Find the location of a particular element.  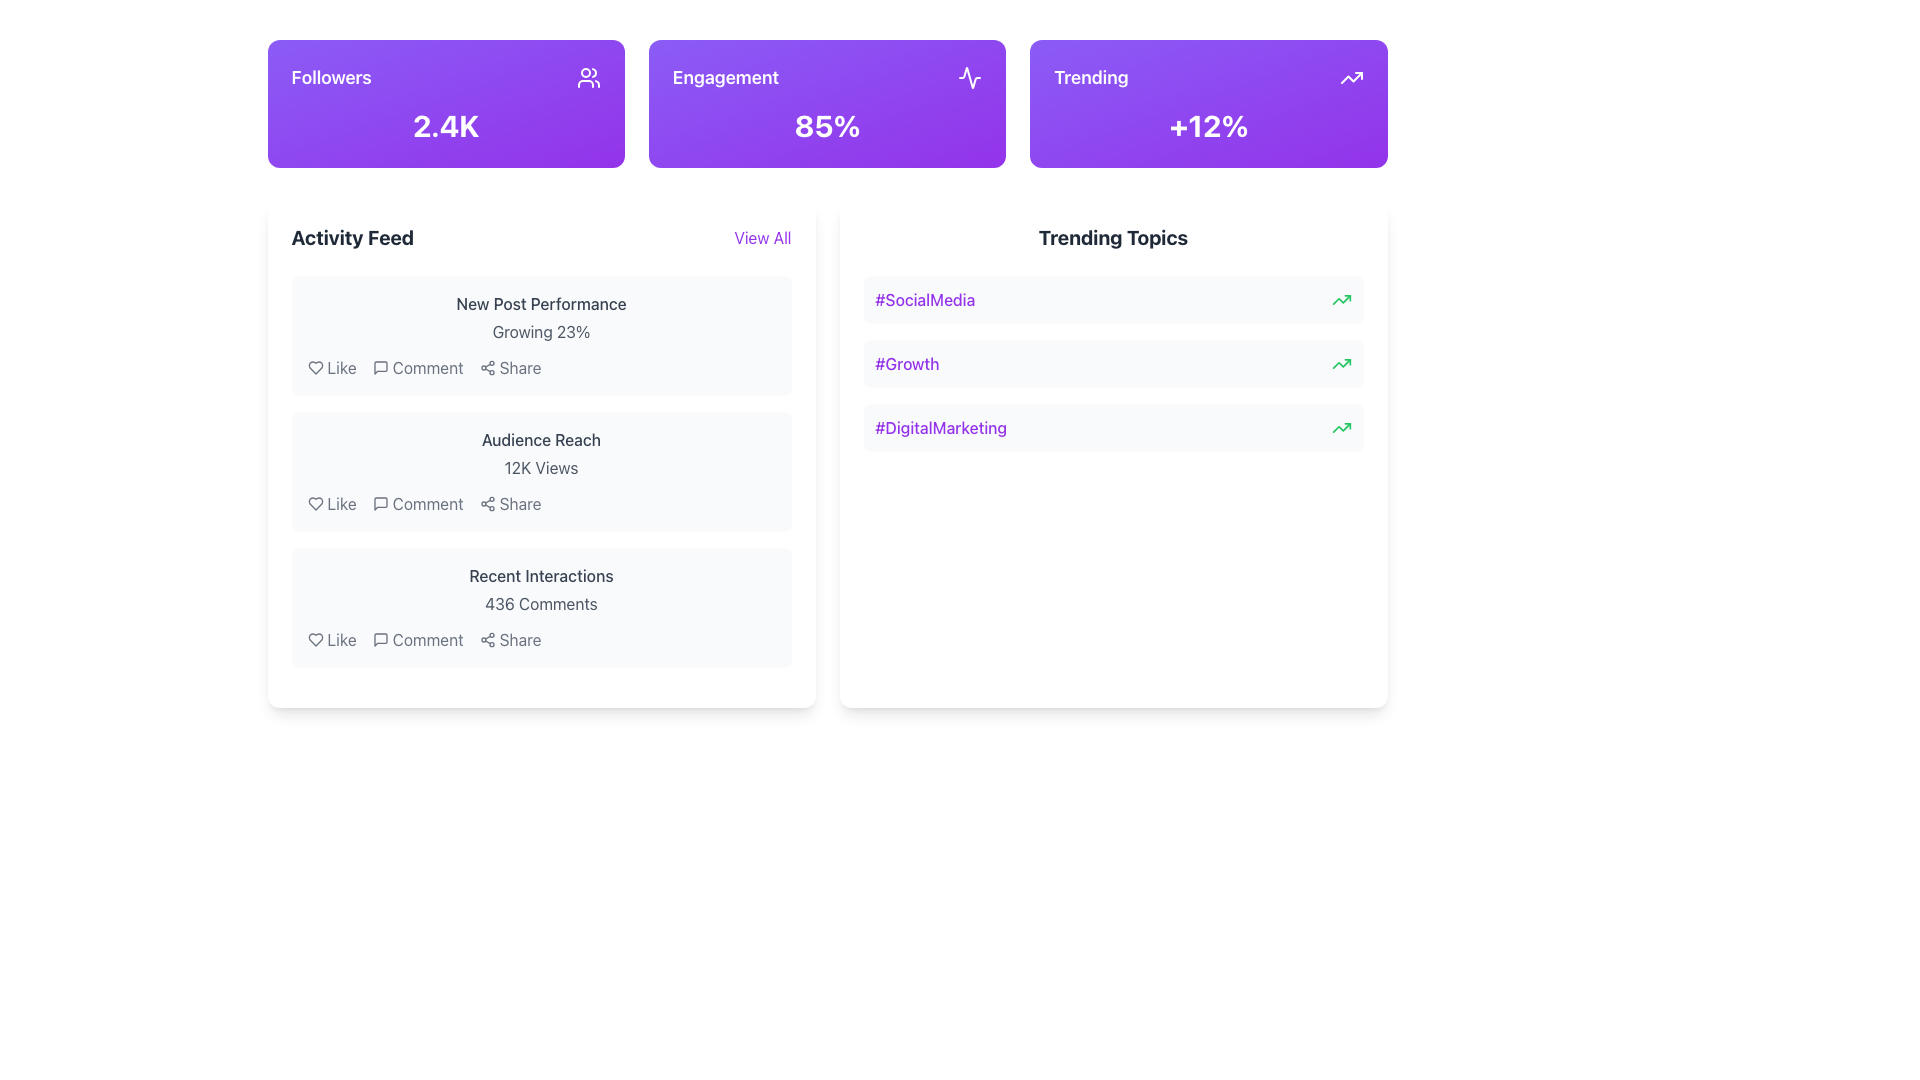

the 'Like' button, which is the first button in the row below the 'New Post Performance' section in the 'Activity Feed'. The button features a heart-shaped icon followed by the text 'Like', styled in gray and changing to purple on hover is located at coordinates (332, 367).